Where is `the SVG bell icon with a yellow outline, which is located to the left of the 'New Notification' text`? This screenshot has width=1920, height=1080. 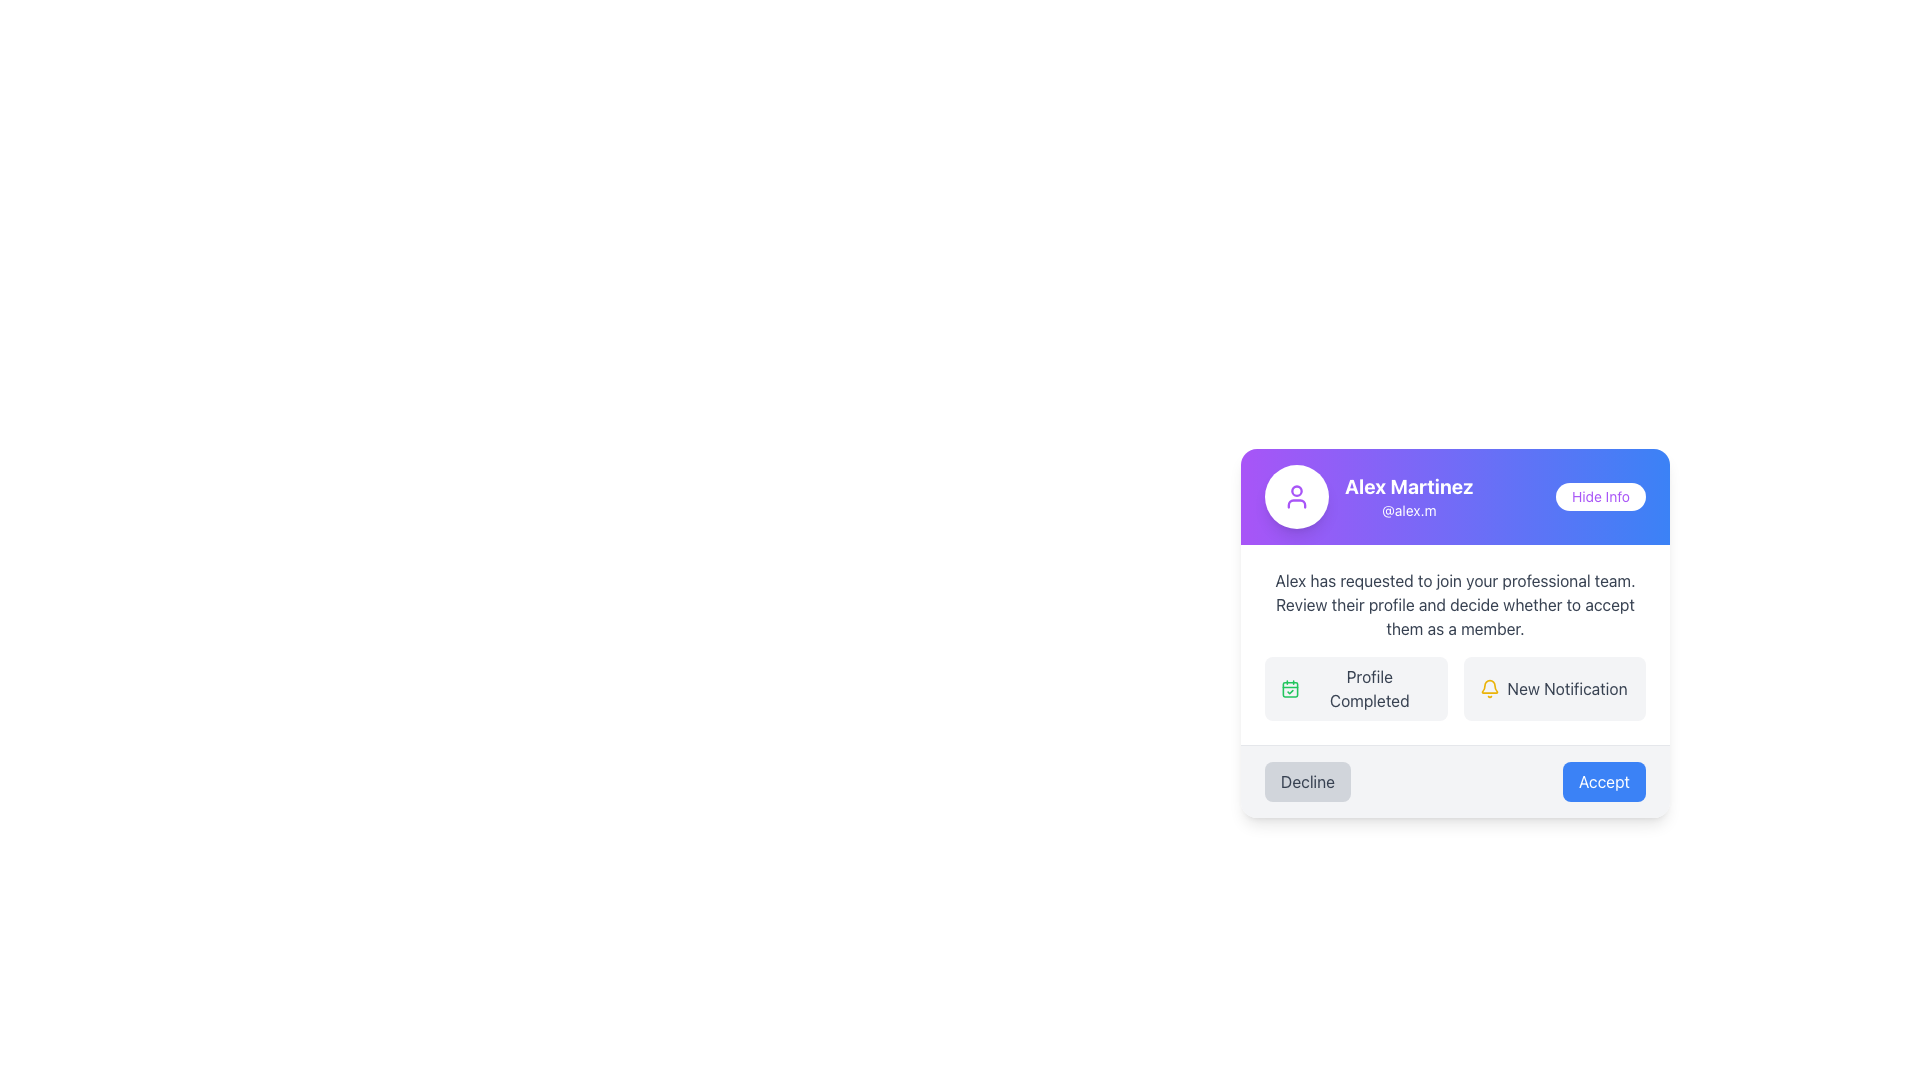
the SVG bell icon with a yellow outline, which is located to the left of the 'New Notification' text is located at coordinates (1489, 688).